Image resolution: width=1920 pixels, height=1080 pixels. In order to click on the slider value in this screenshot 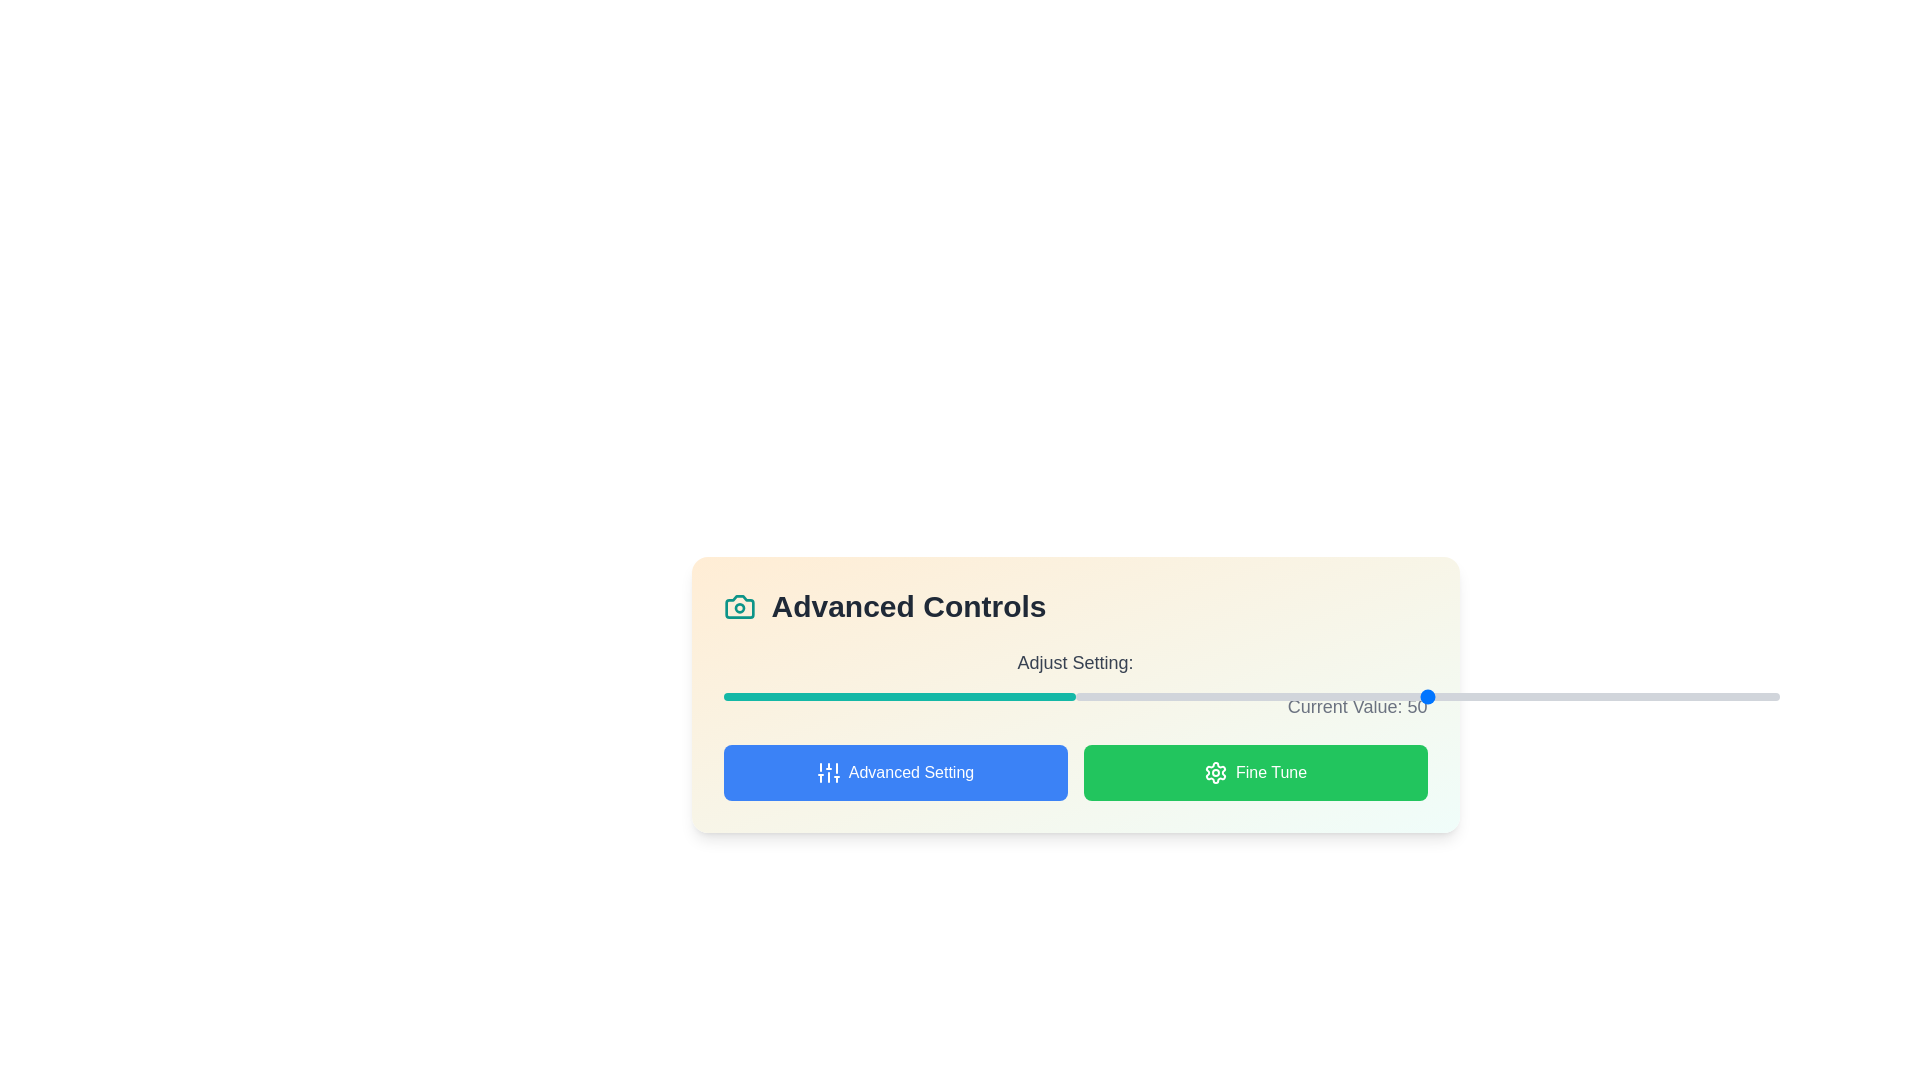, I will do `click(1357, 696)`.